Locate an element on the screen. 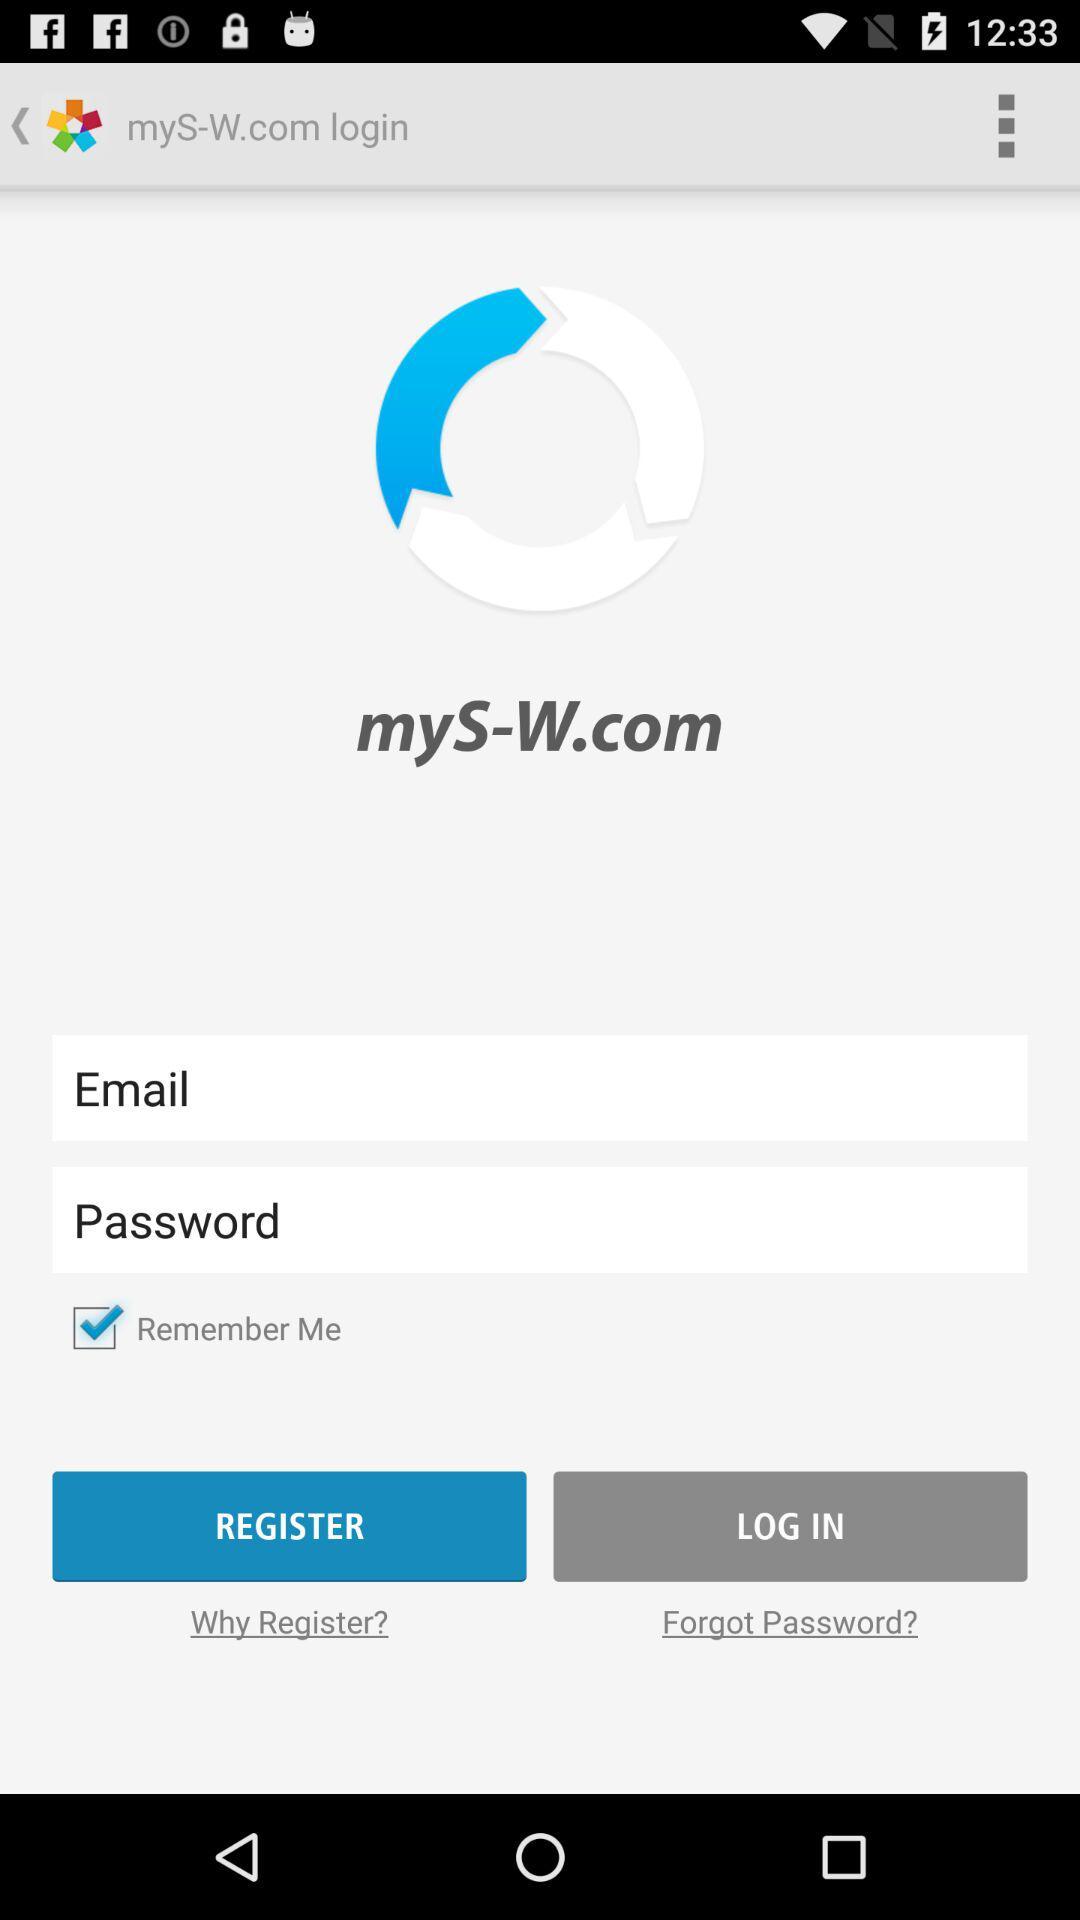 The height and width of the screenshot is (1920, 1080). email textbox is located at coordinates (540, 1086).